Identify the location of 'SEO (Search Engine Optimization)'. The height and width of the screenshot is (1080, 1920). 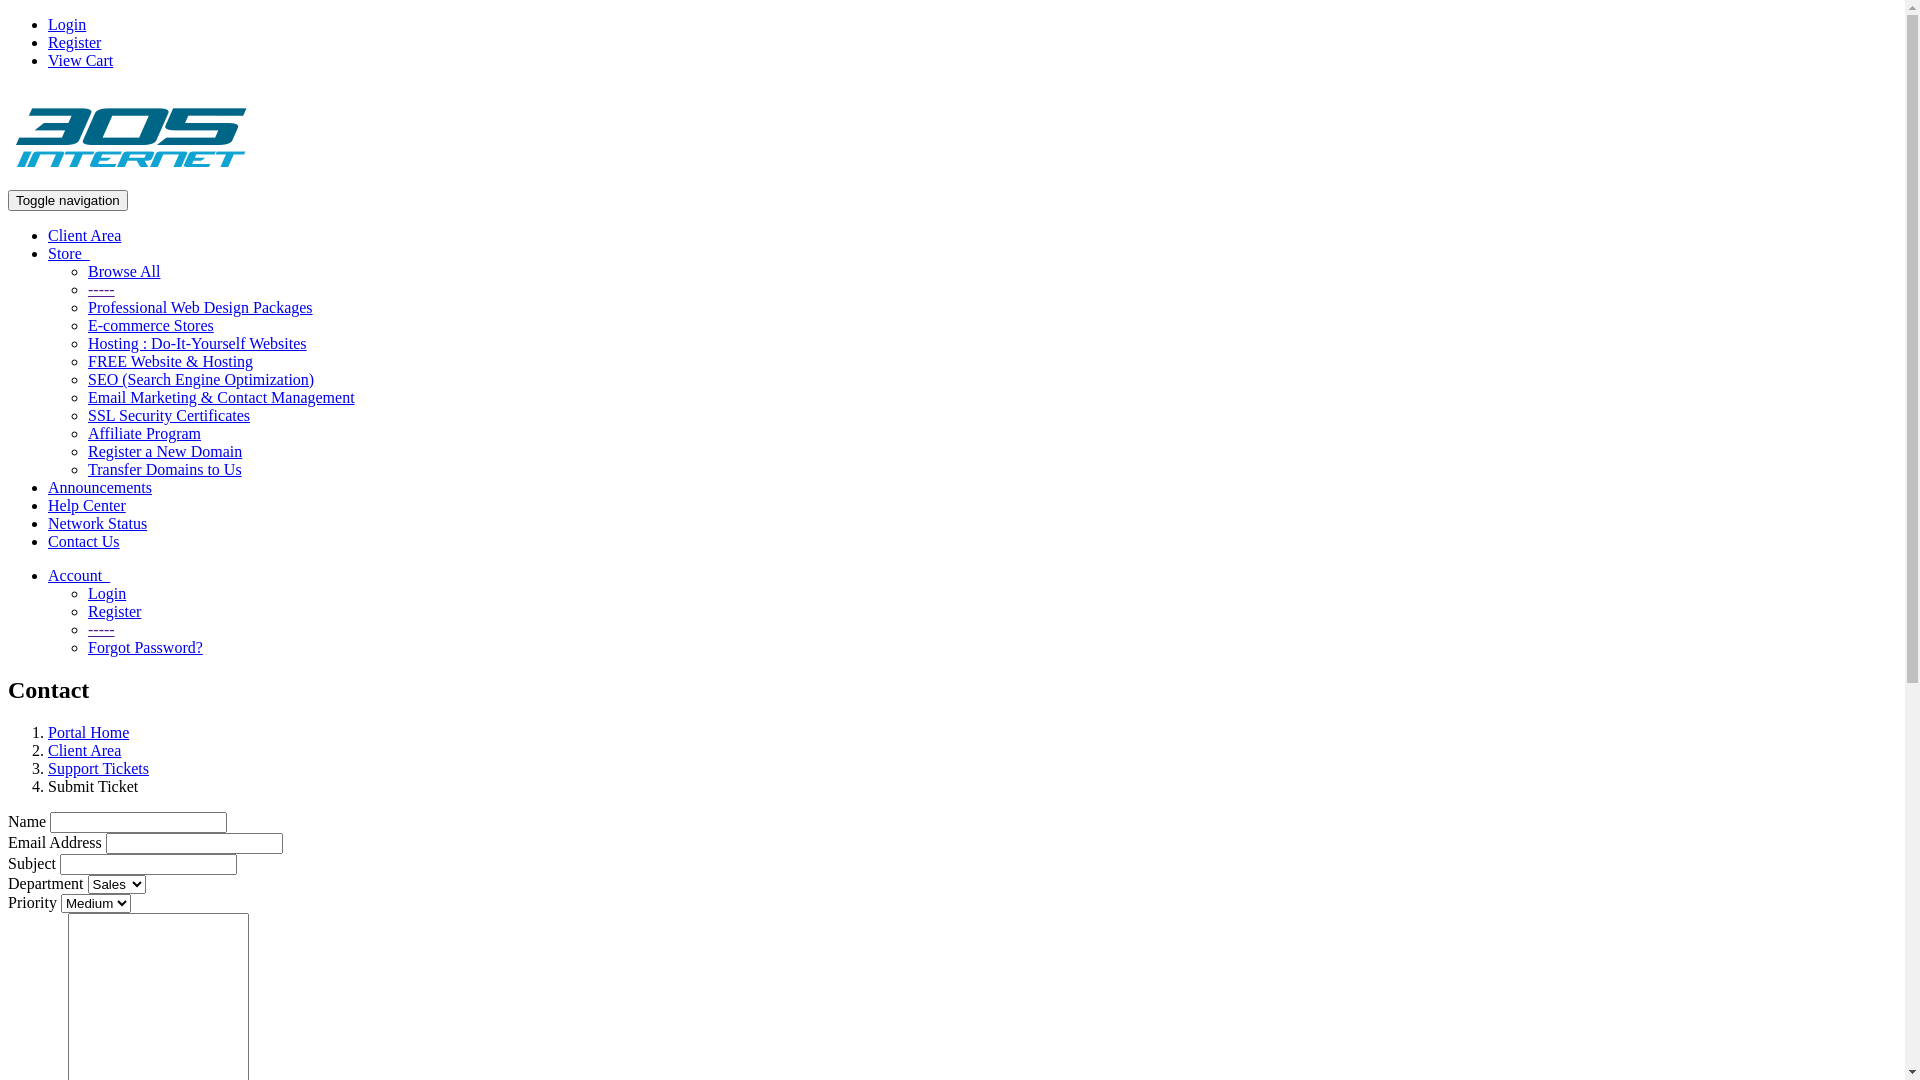
(201, 379).